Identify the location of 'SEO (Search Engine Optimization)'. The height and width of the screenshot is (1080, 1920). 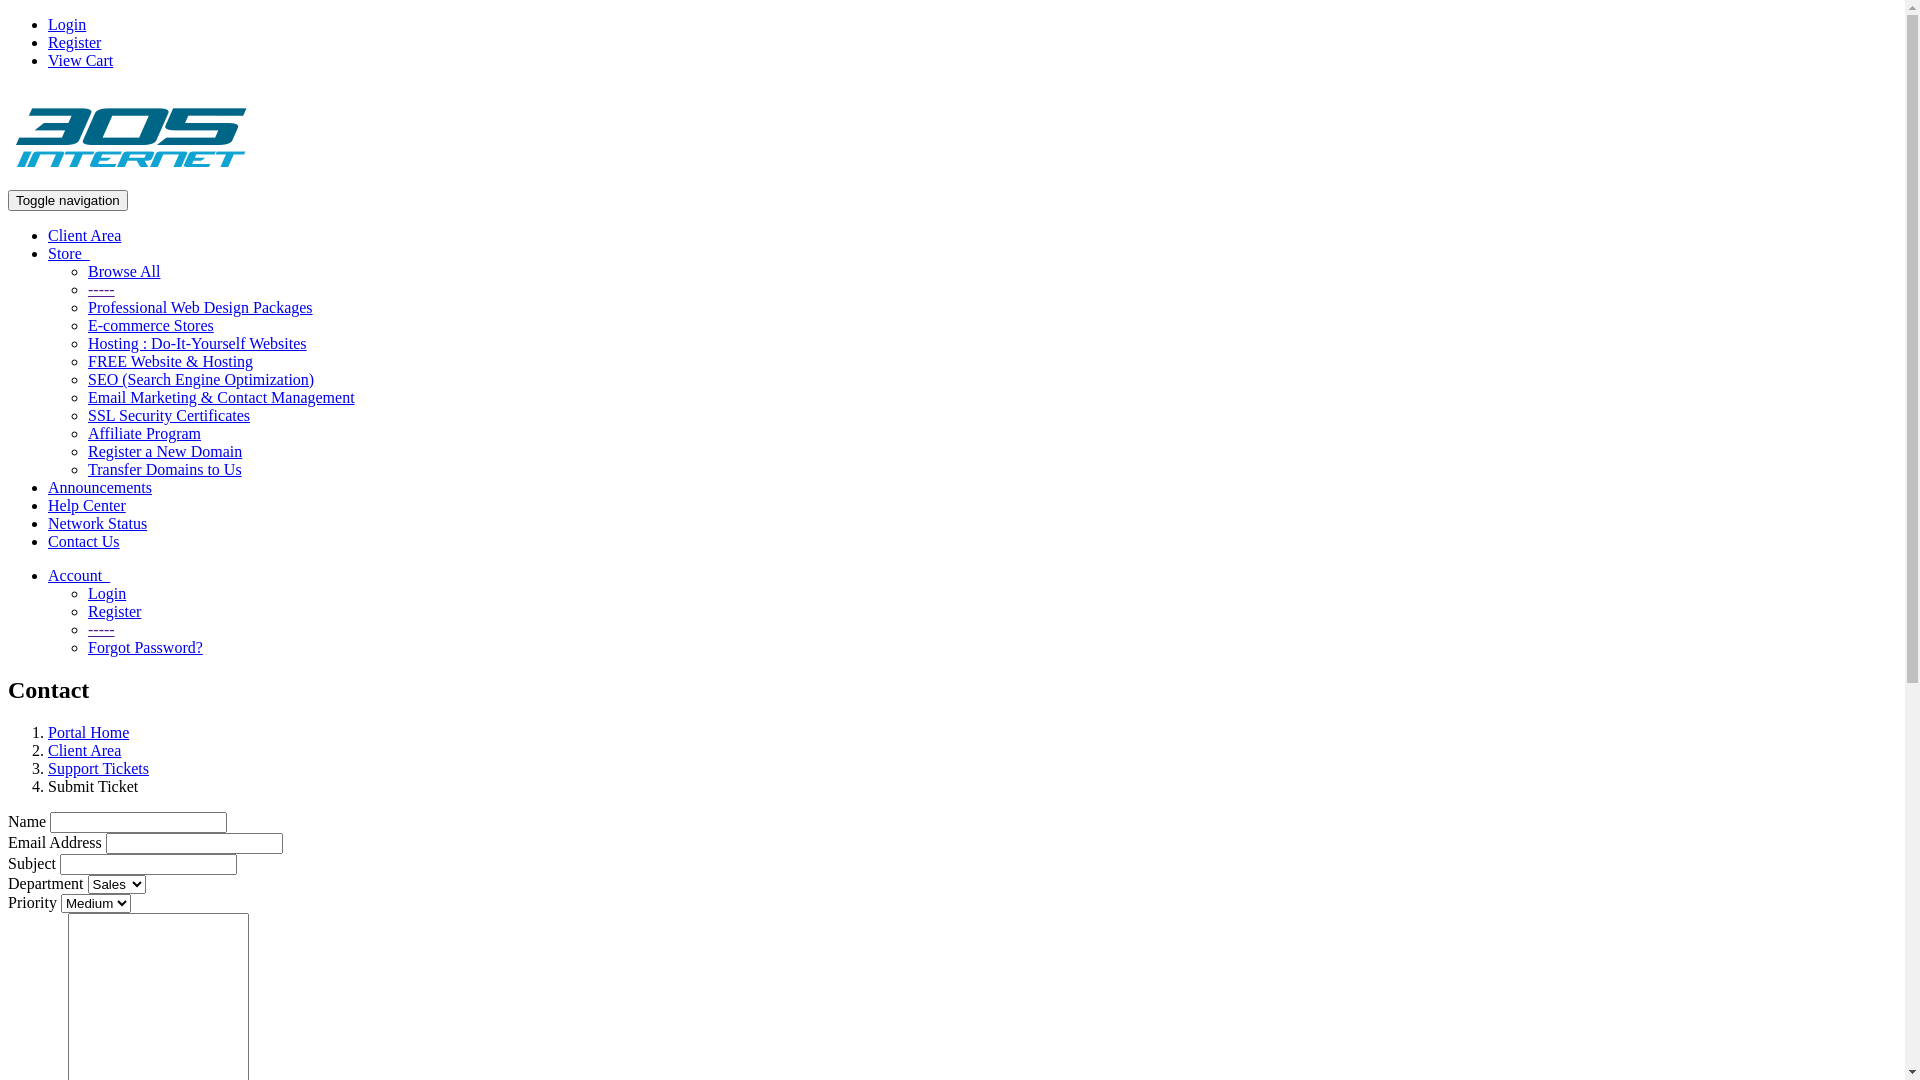
(201, 379).